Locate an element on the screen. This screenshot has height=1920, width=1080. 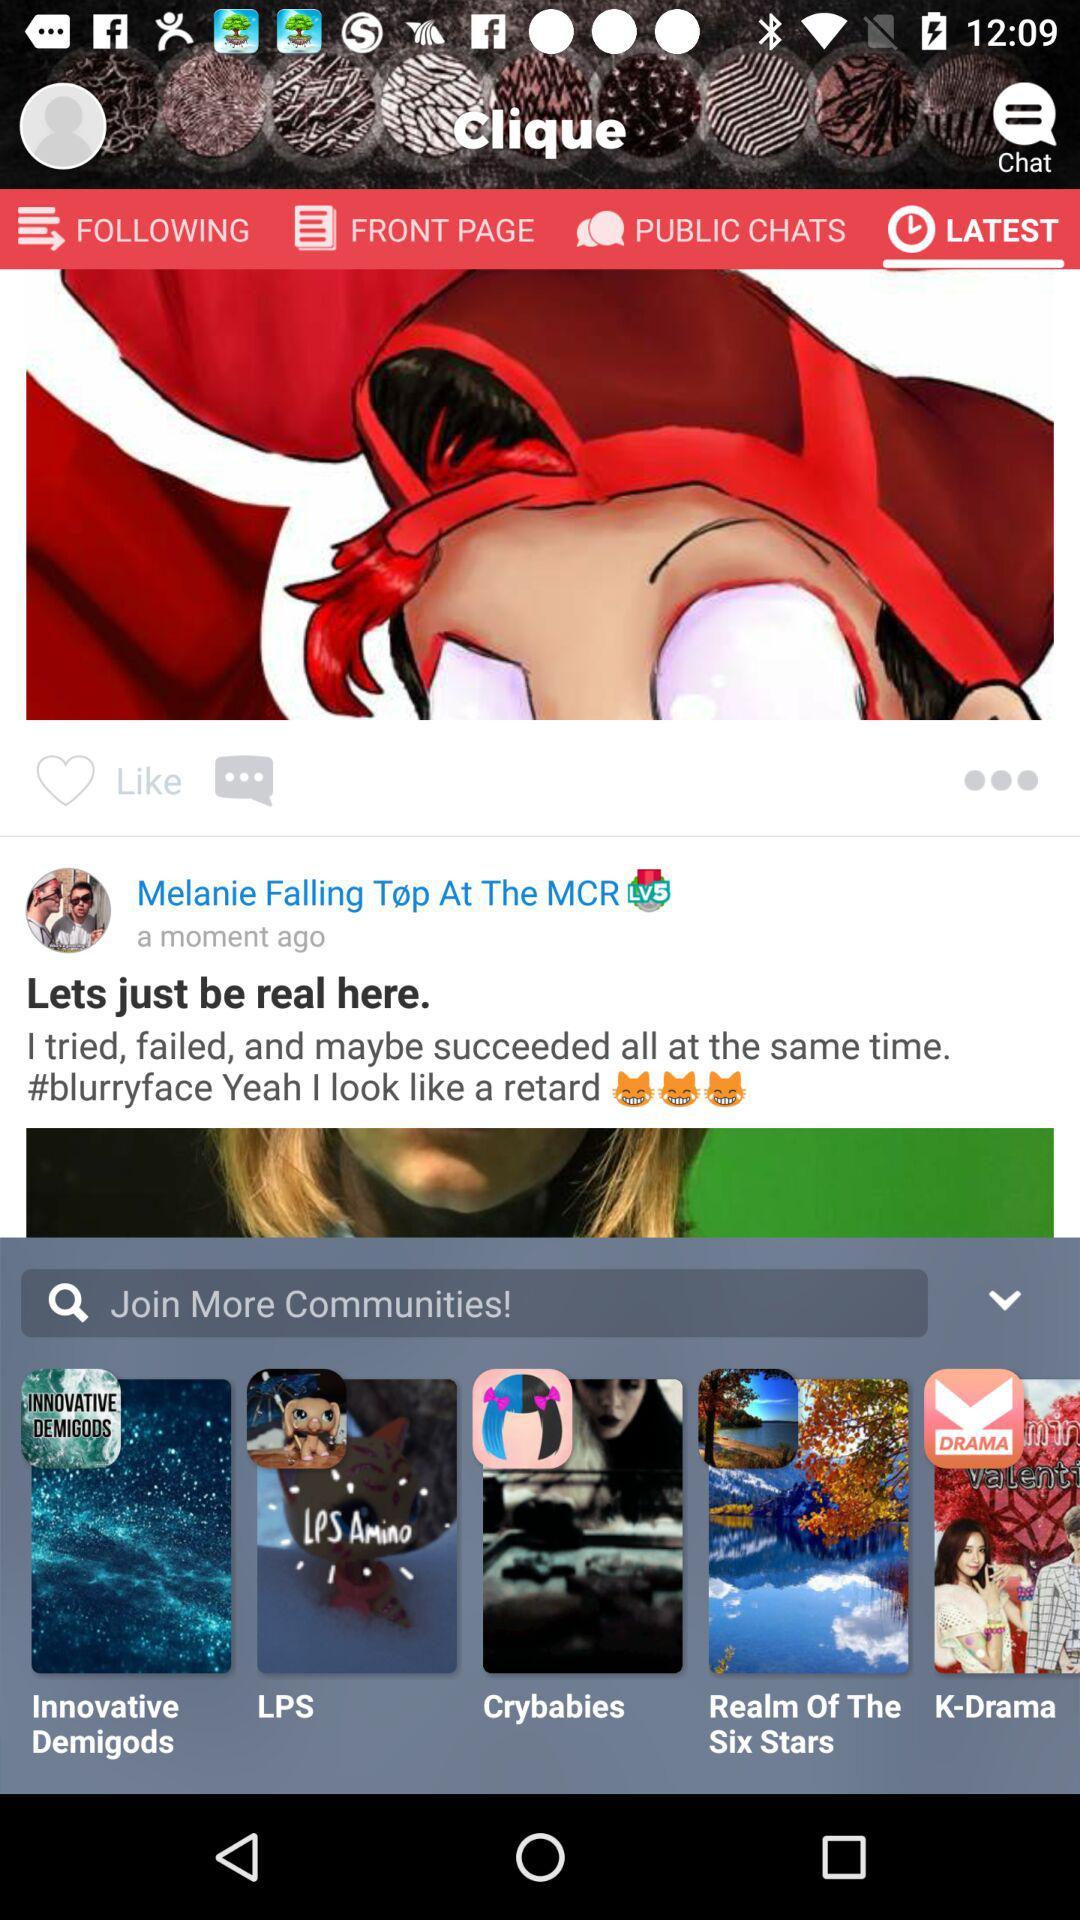
the expand_more icon is located at coordinates (1003, 1297).